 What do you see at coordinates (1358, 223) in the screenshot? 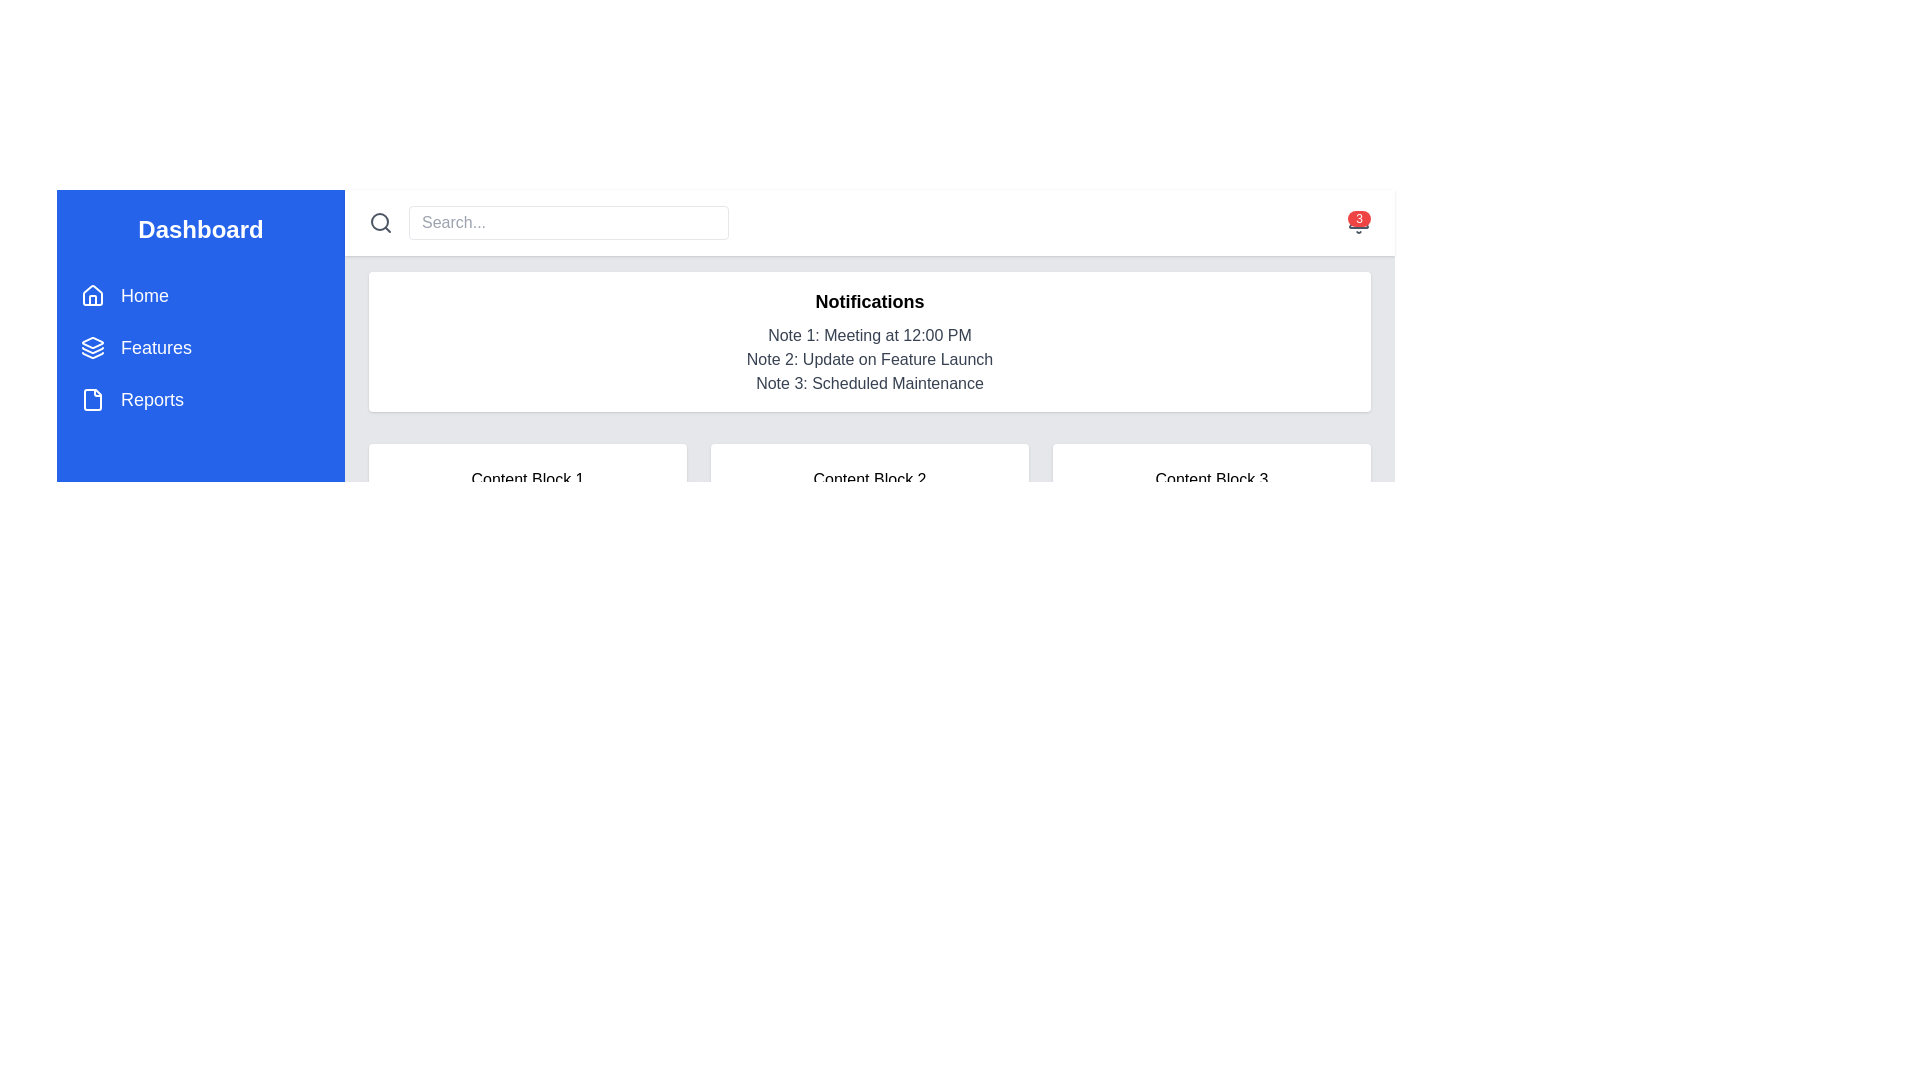
I see `the Notification badge with a red background and white text displaying the number '3' located` at bounding box center [1358, 223].